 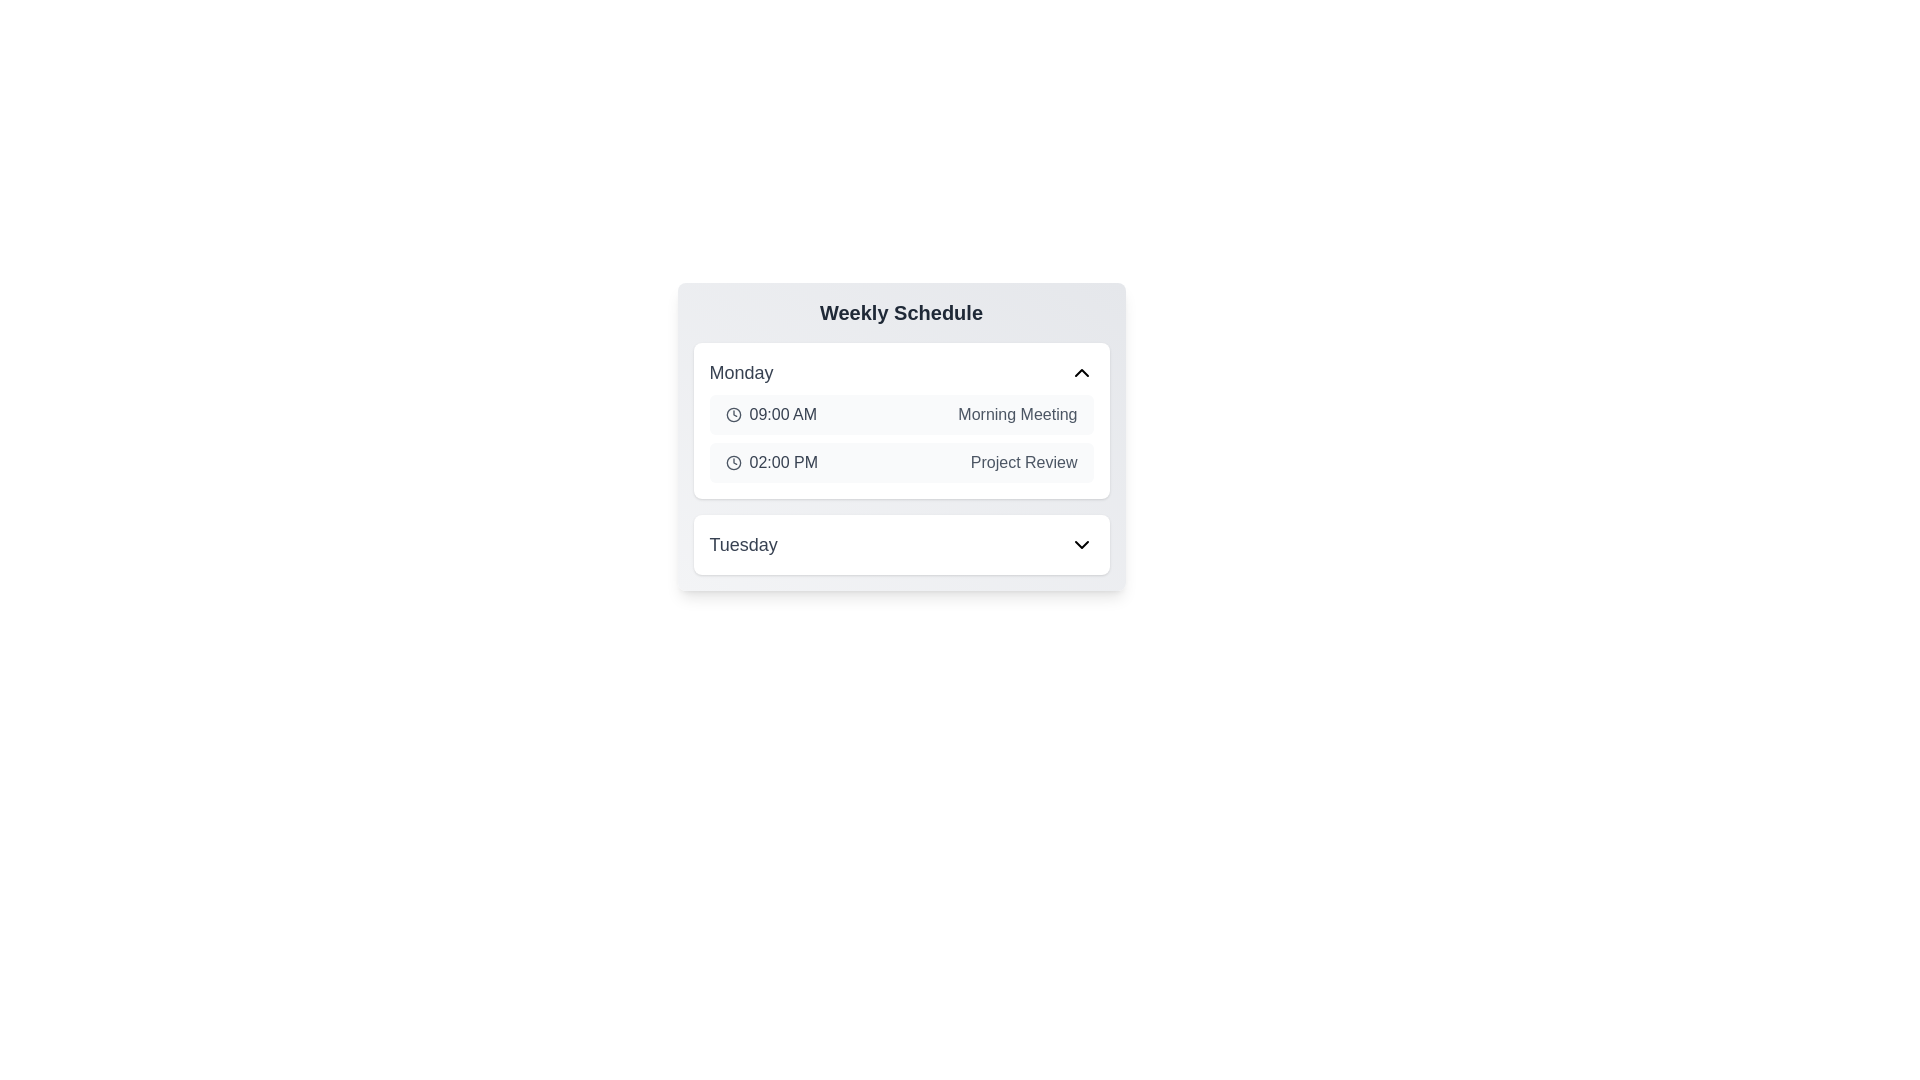 What do you see at coordinates (1024, 462) in the screenshot?
I see `the label describing the schedule event occurring at 02:00 PM on Monday, located to the right of the timestamp within the same row under the 'Monday' section of the 'Weekly Schedule' card` at bounding box center [1024, 462].